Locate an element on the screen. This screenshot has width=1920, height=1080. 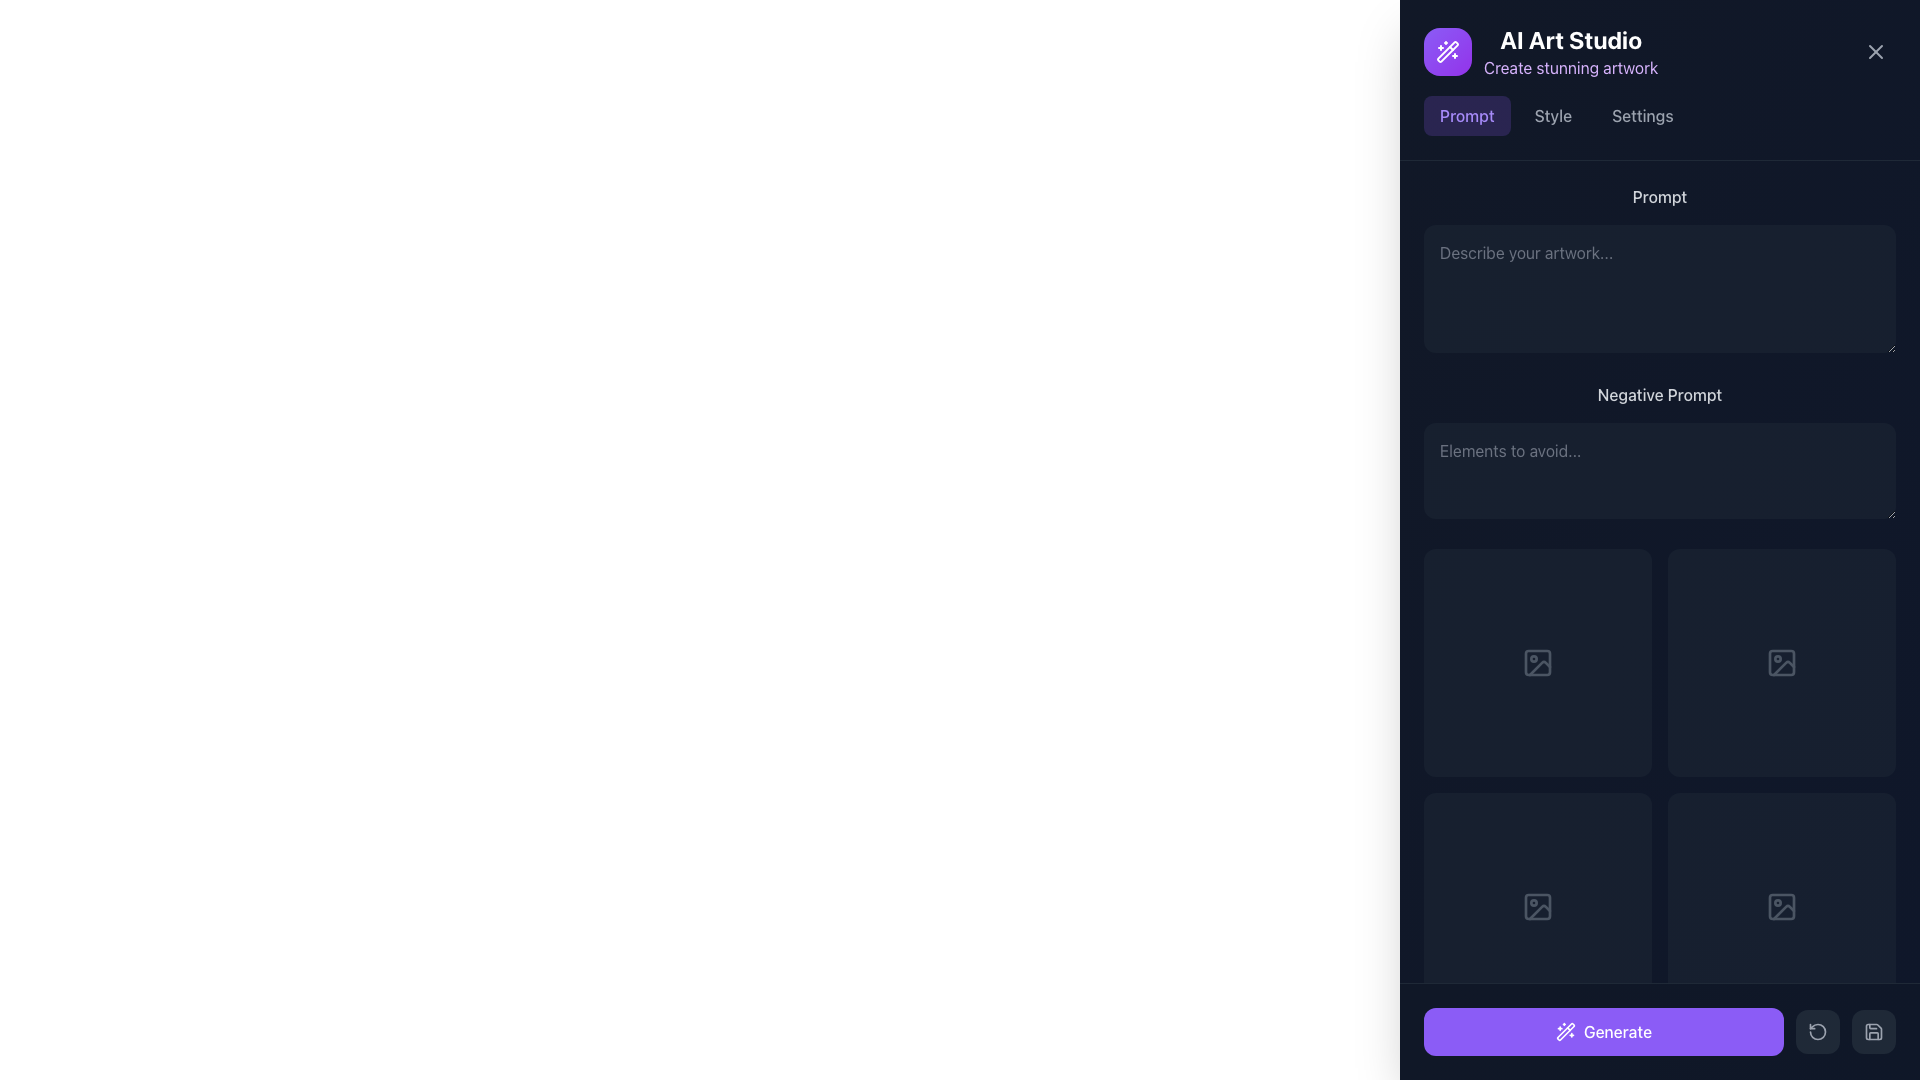
the 'Style' button, which is a clickable button with rounded corners and a light gray color that changes to darker gray on hover, located between the 'Prompt' and 'Settings' buttons is located at coordinates (1552, 115).